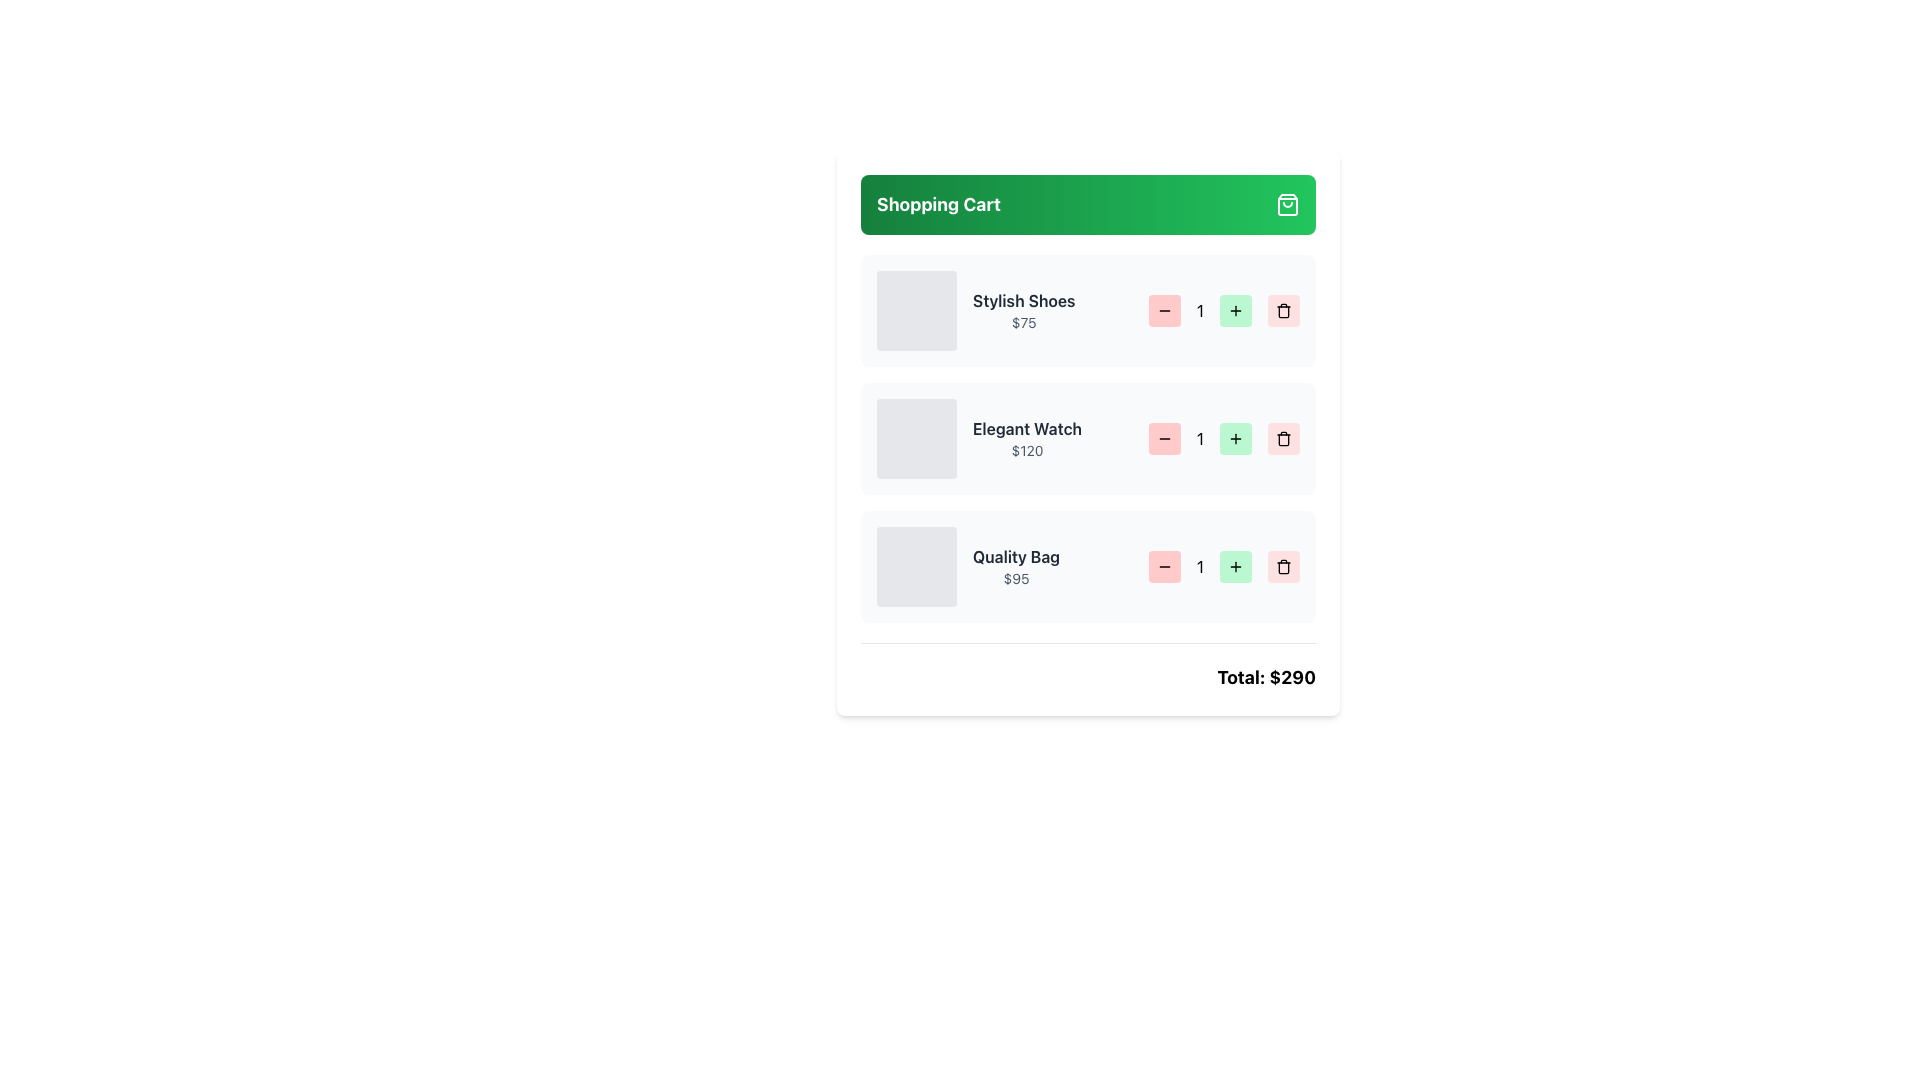  Describe the element at coordinates (1235, 438) in the screenshot. I see `the increment button for the 'Elegant Watch' item in the shopping cart to increase its quantity` at that location.